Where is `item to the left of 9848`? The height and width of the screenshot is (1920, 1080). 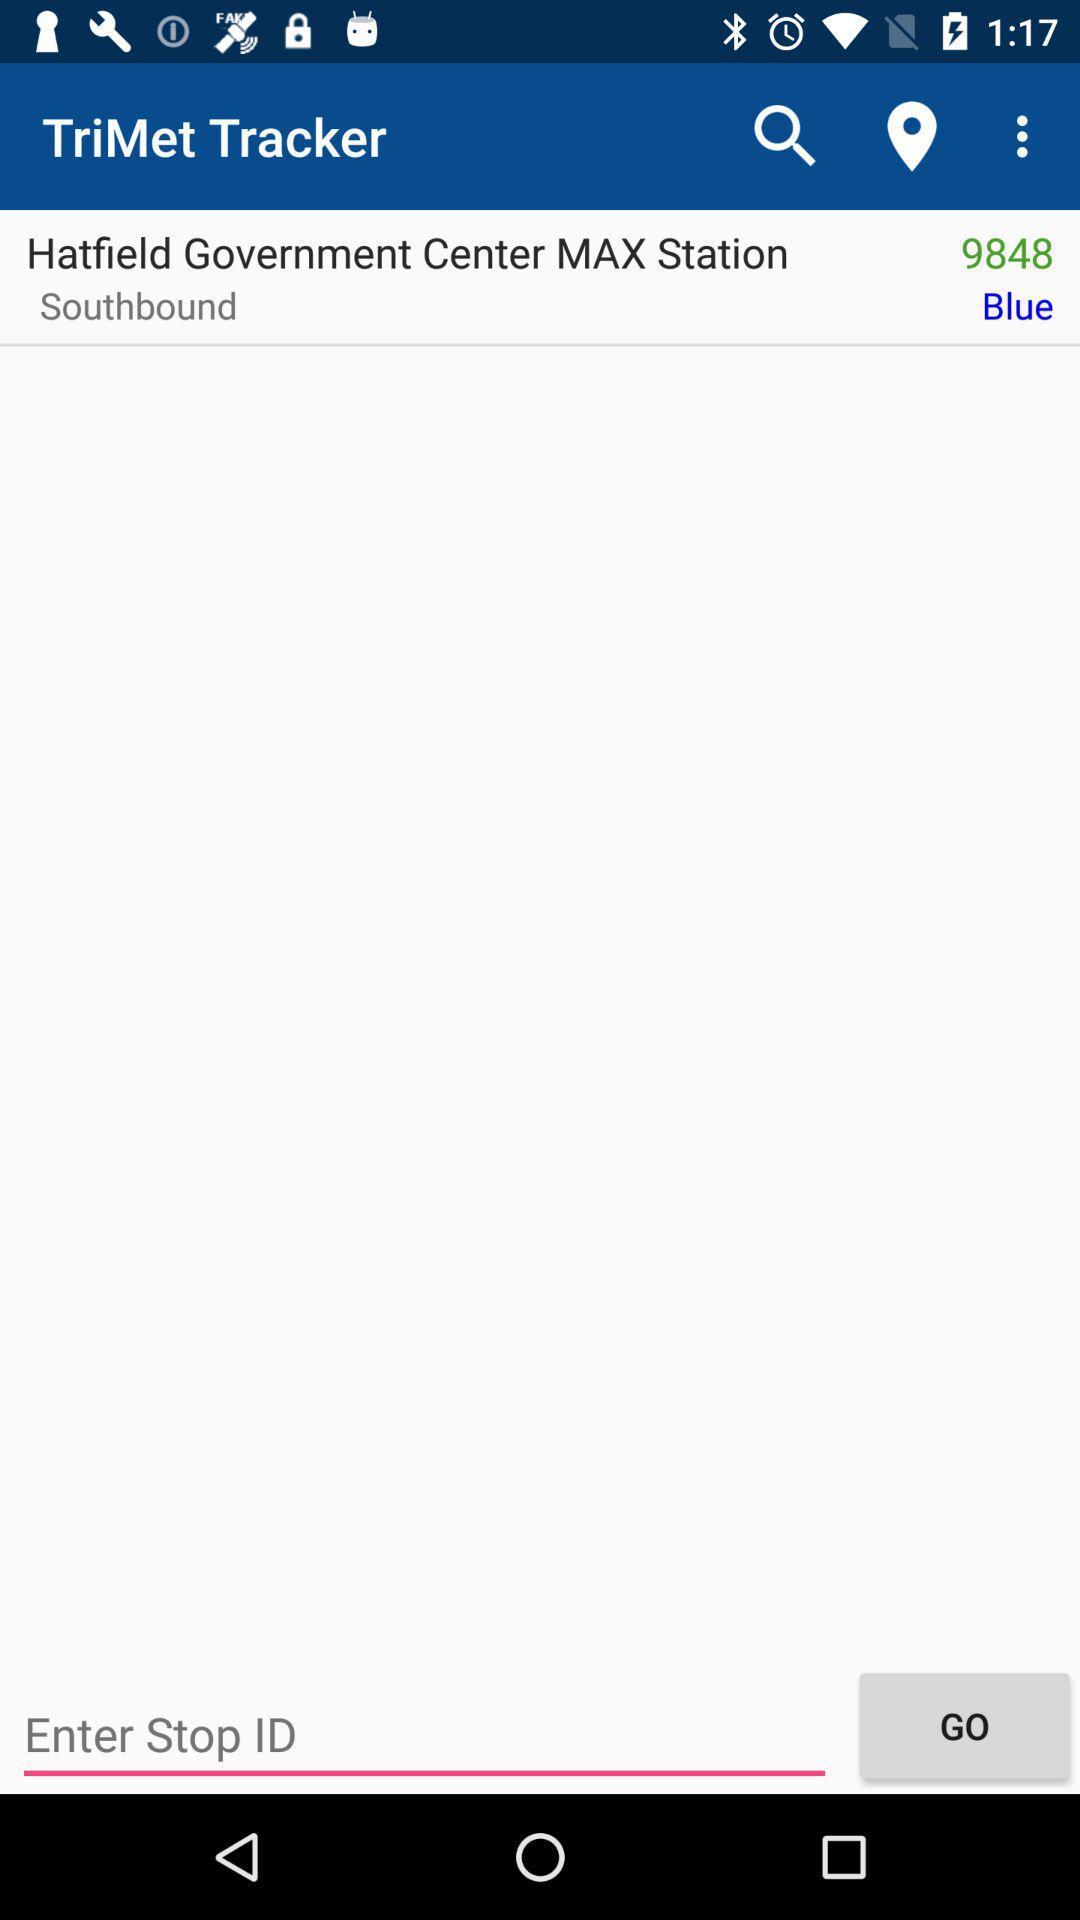 item to the left of 9848 is located at coordinates (467, 244).